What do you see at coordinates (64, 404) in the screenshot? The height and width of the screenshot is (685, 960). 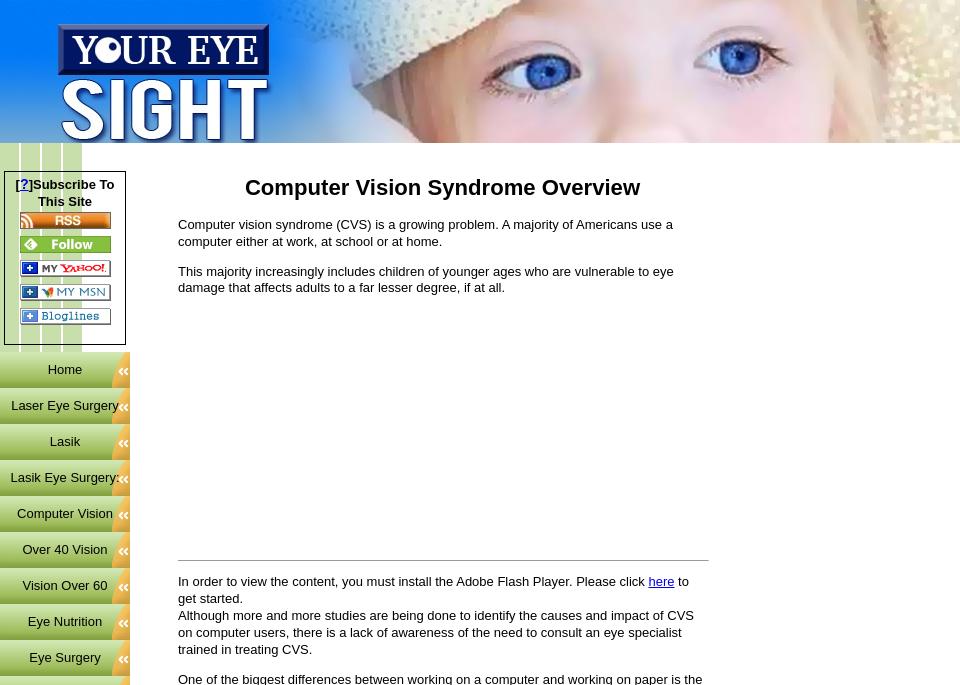 I see `'Laser Eye Surgery'` at bounding box center [64, 404].